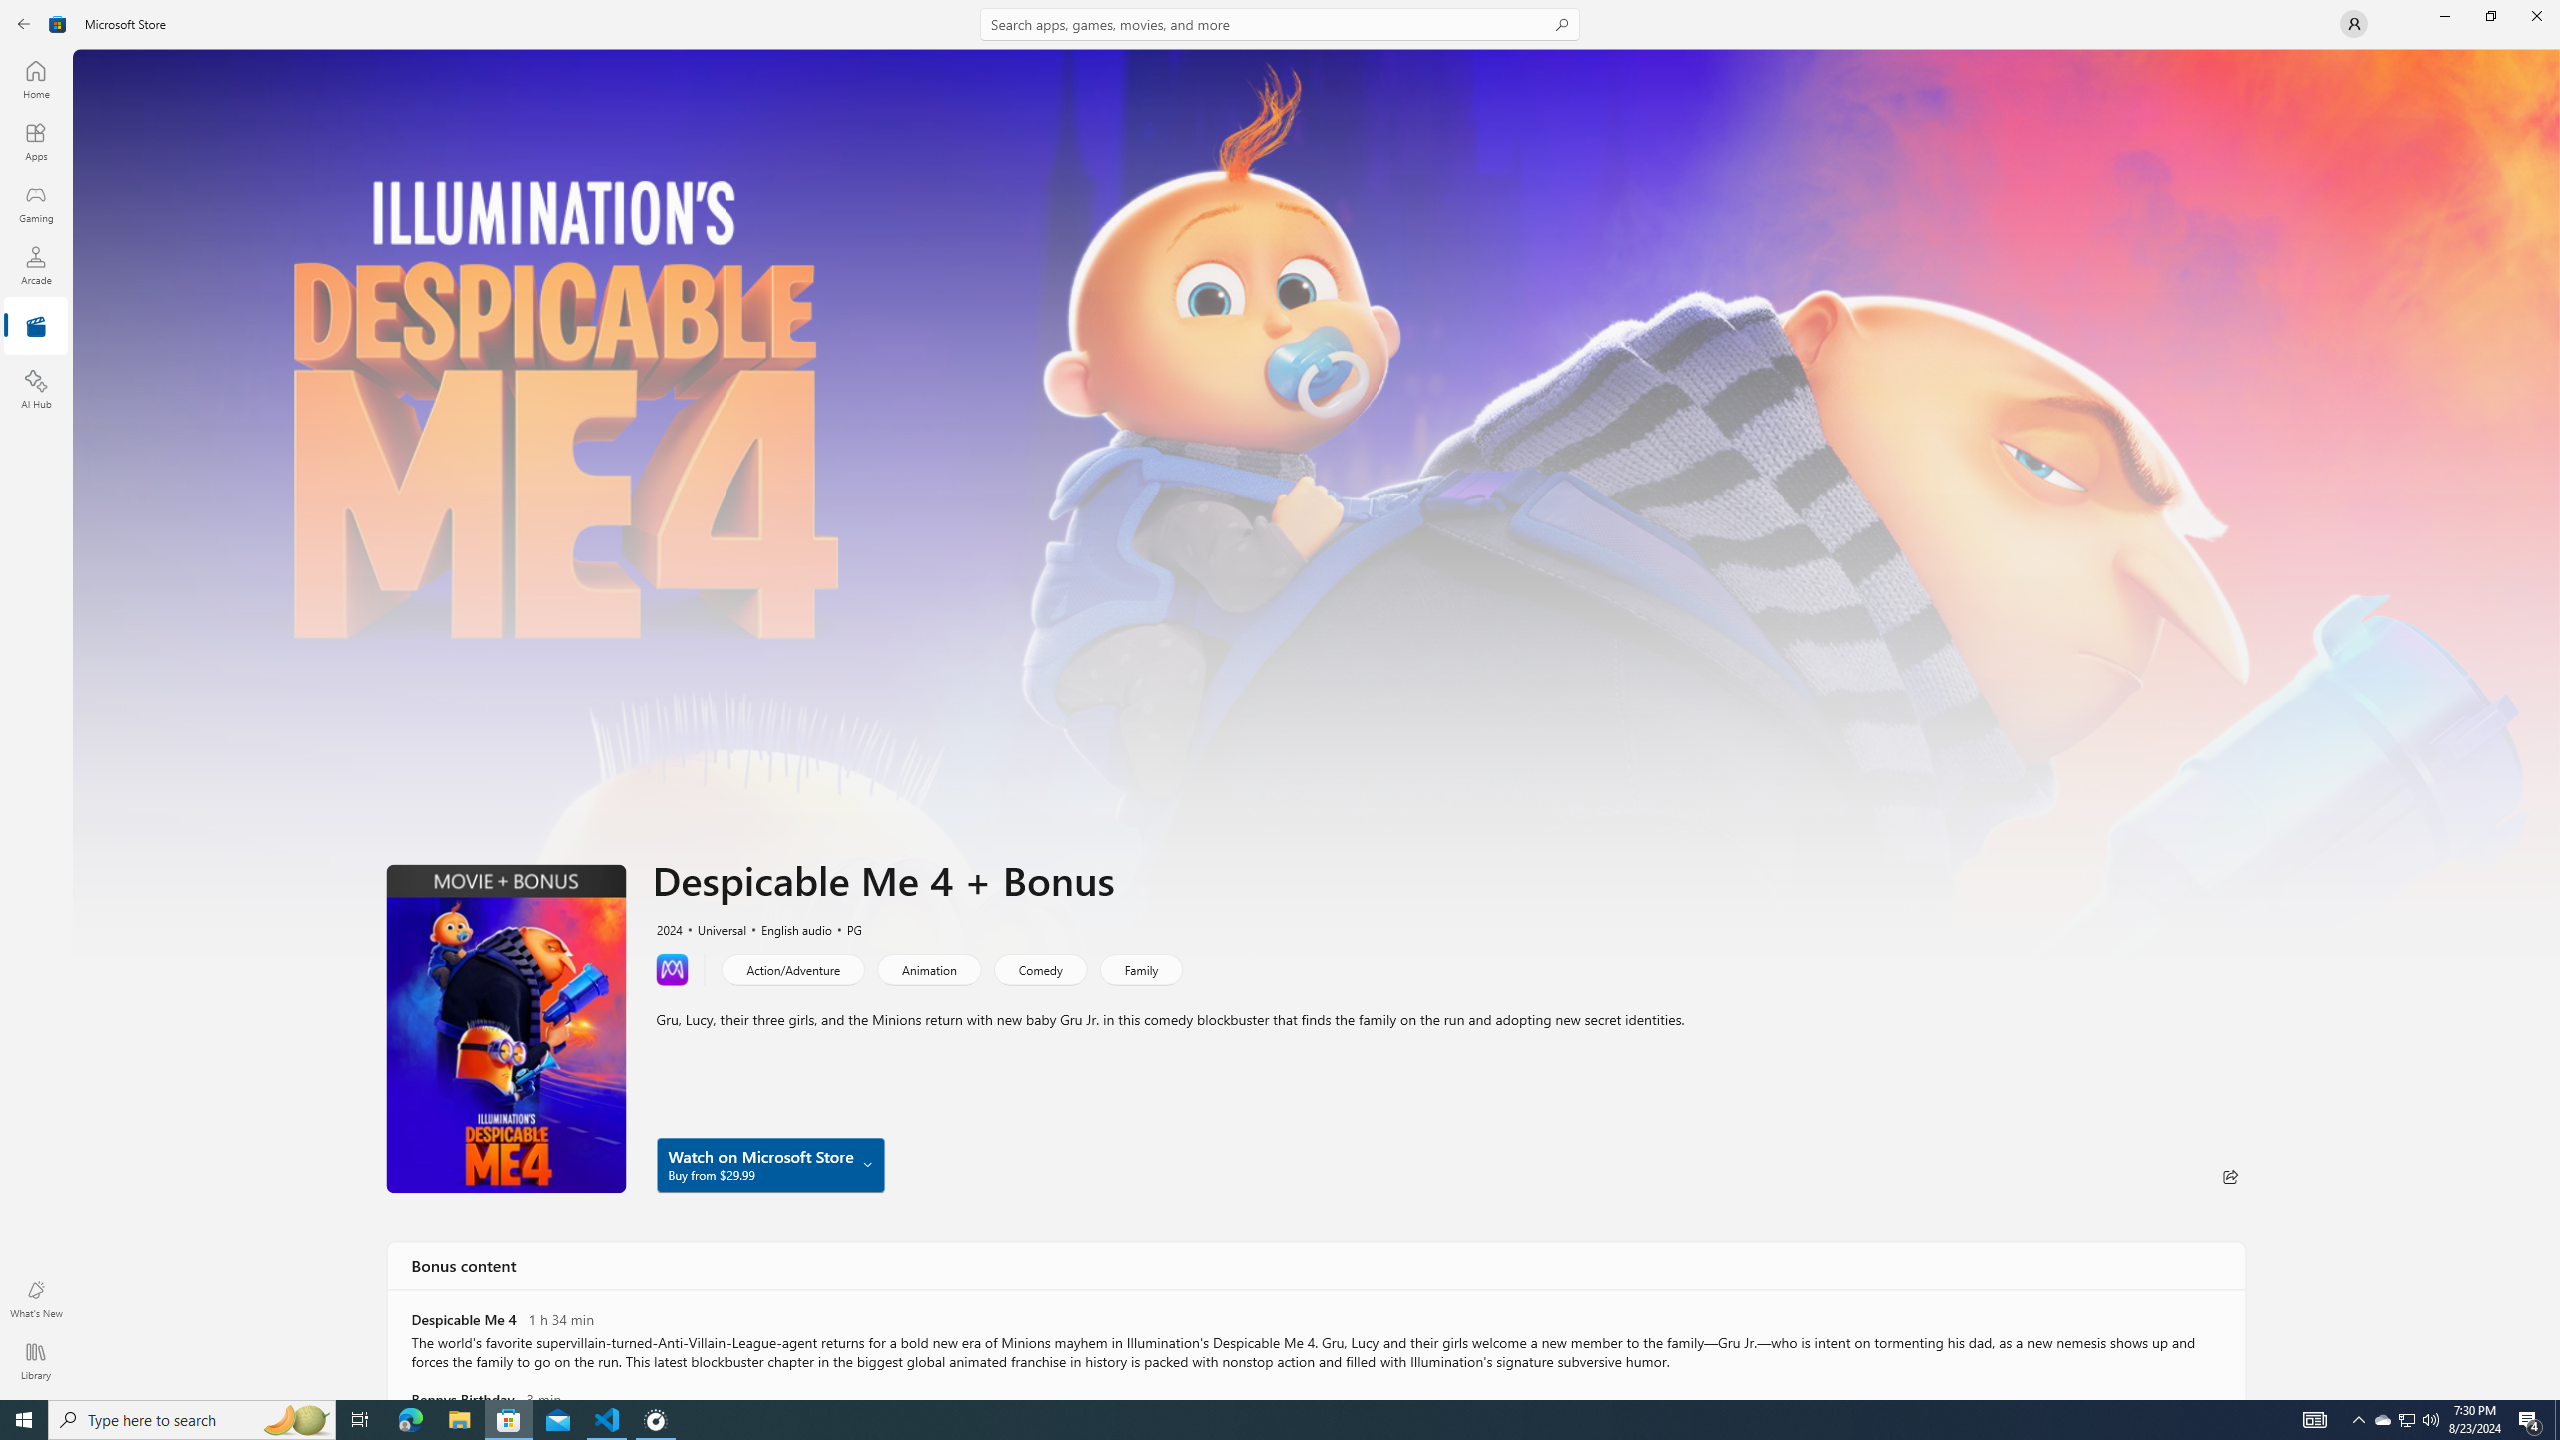  Describe the element at coordinates (770, 1164) in the screenshot. I see `'Watch on Microsoft Store Buy from $29.99'` at that location.